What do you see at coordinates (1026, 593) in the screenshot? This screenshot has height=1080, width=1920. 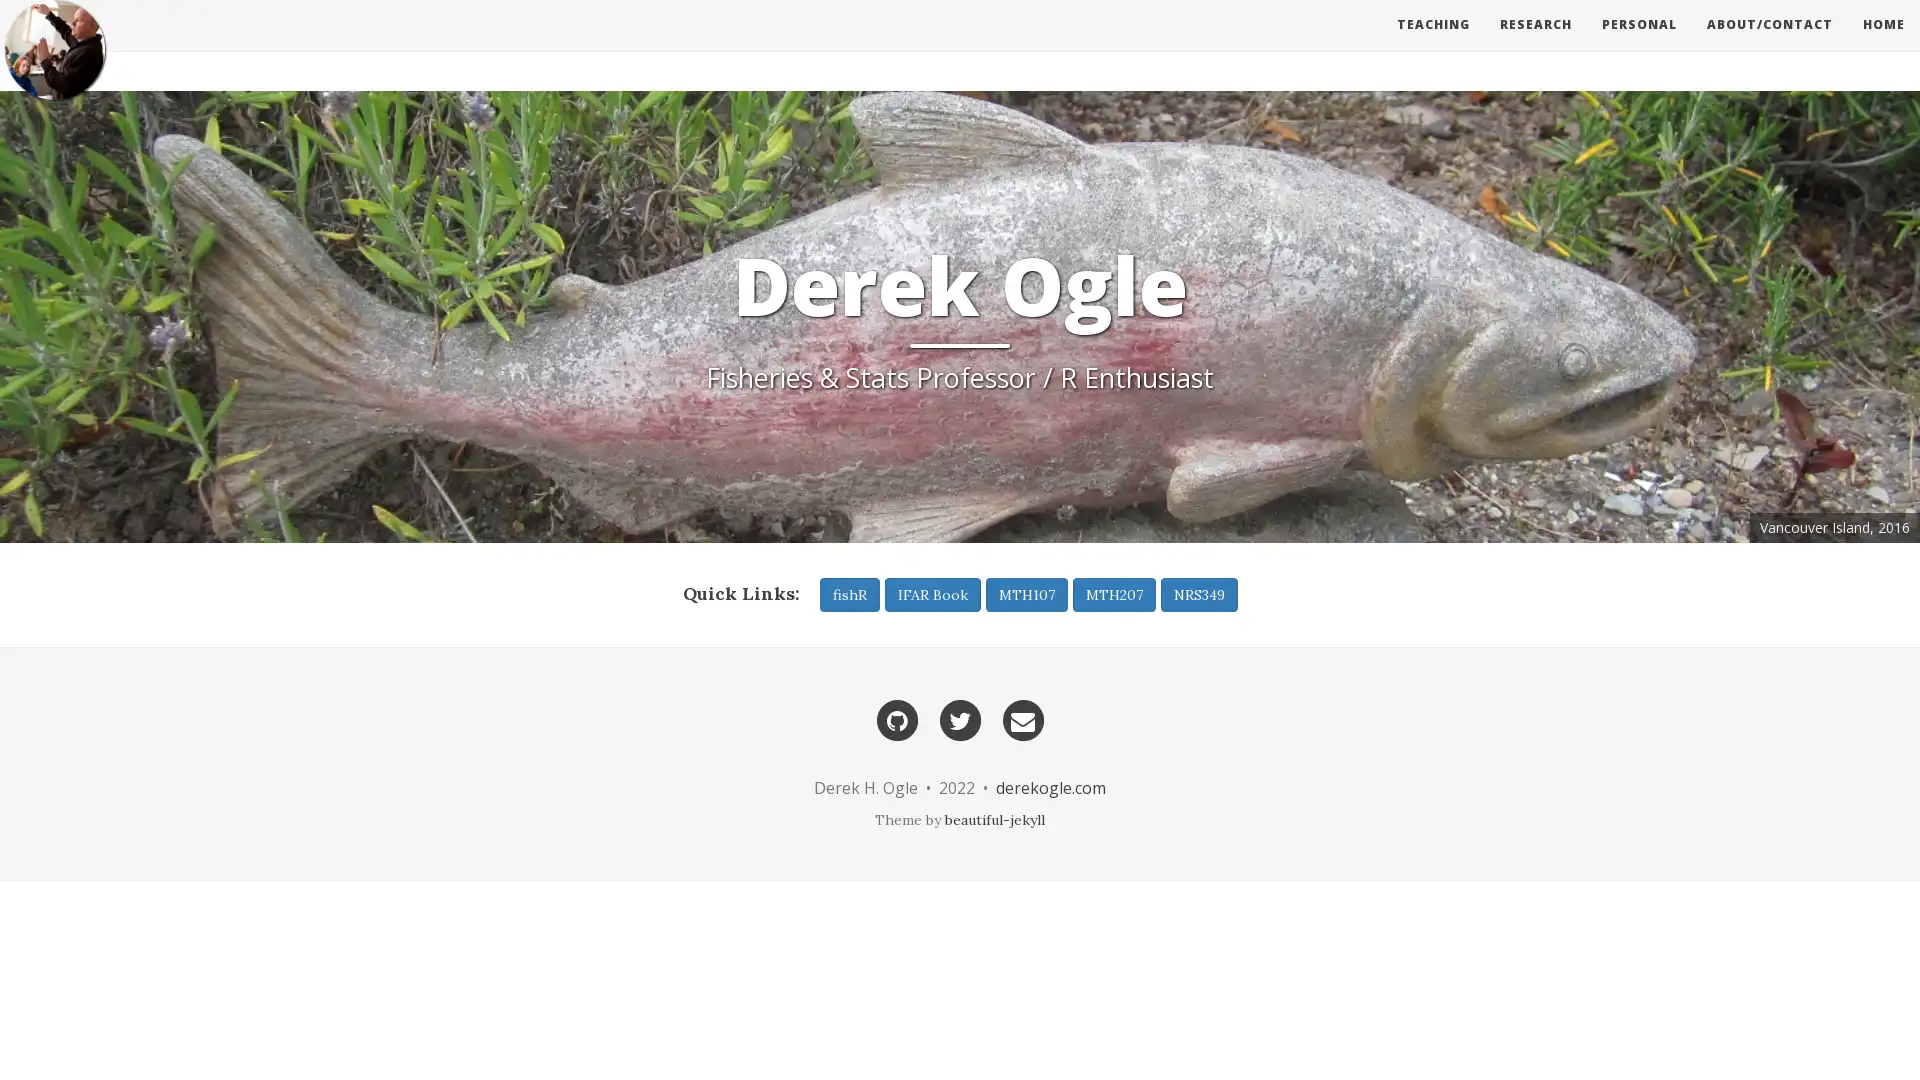 I see `MTH107` at bounding box center [1026, 593].